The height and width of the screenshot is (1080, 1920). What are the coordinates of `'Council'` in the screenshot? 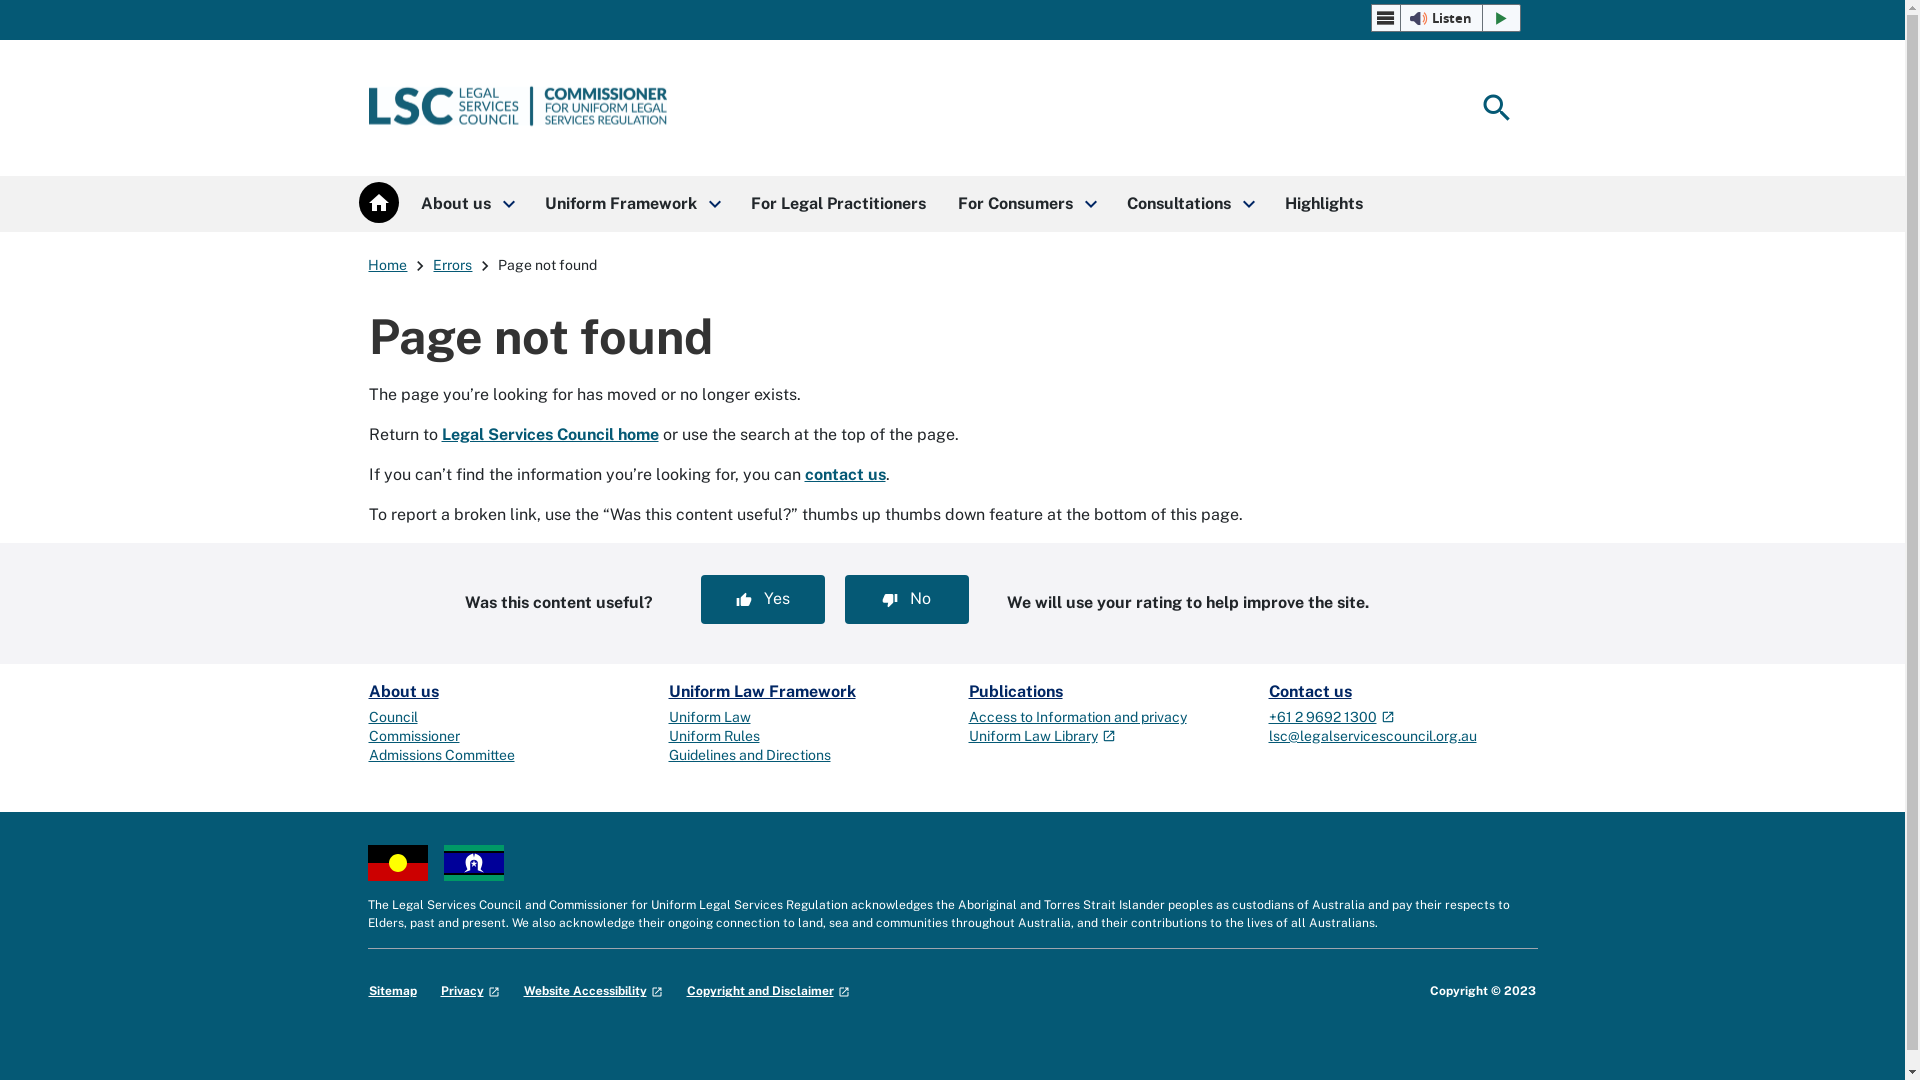 It's located at (392, 716).